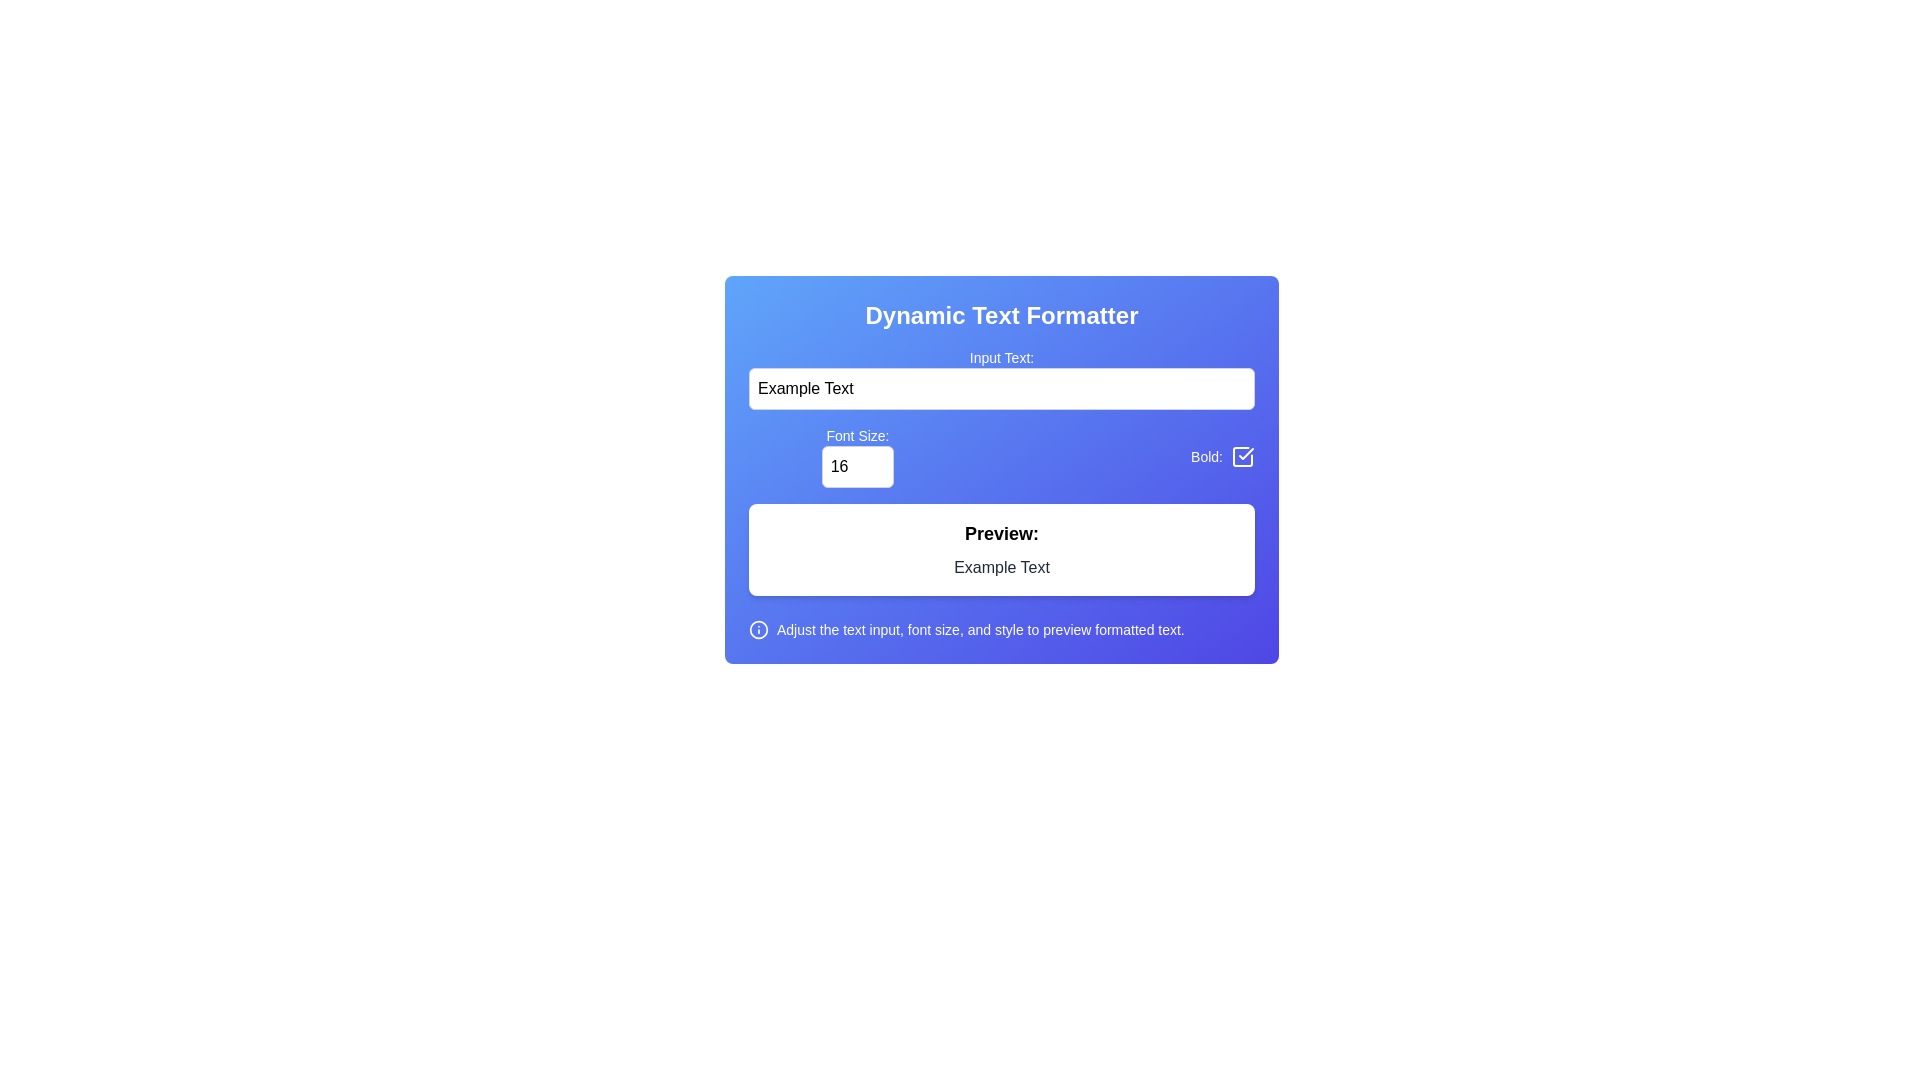 The height and width of the screenshot is (1080, 1920). Describe the element at coordinates (757, 628) in the screenshot. I see `the decorative informational SVG icon located to the left of the text 'Adjust the text input, font size, and style` at that location.